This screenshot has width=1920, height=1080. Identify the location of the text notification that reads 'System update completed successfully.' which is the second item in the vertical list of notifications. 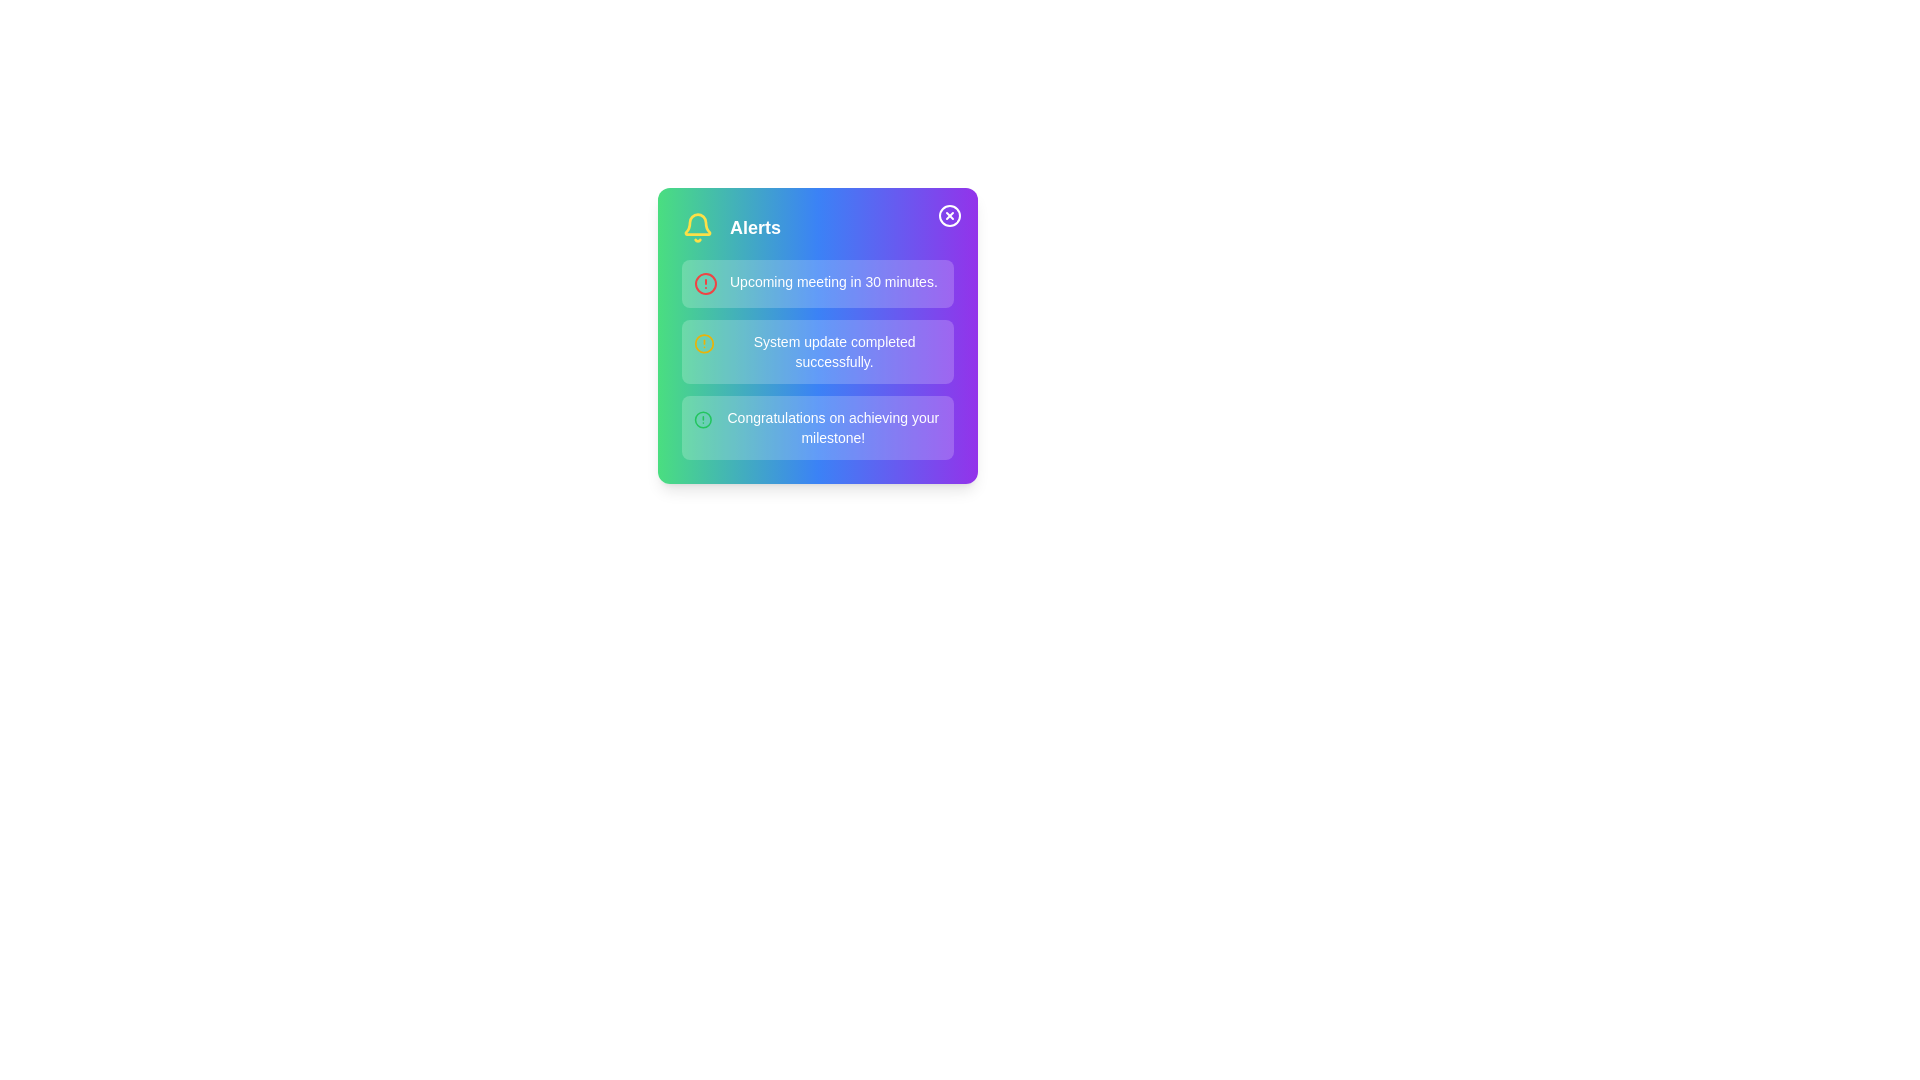
(817, 350).